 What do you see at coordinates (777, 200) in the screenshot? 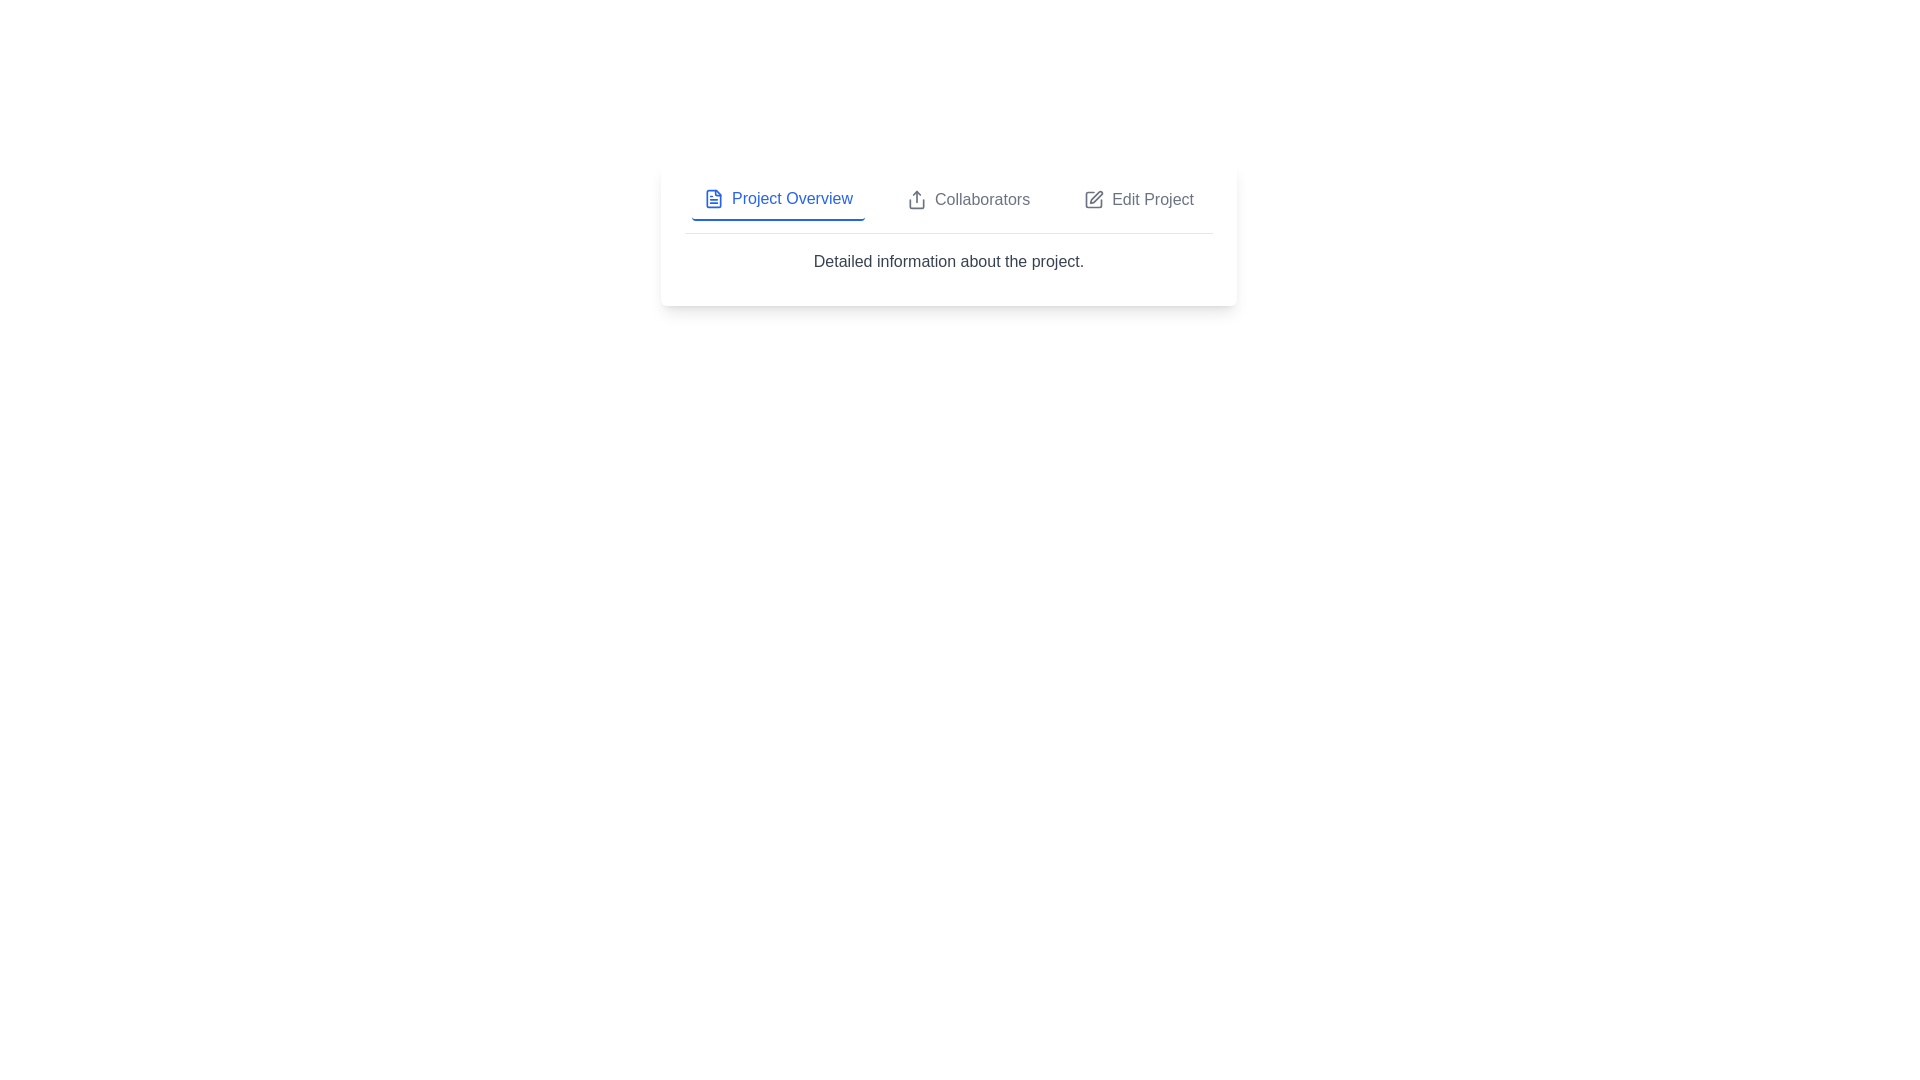
I see `the Project Overview tab to view its content` at bounding box center [777, 200].